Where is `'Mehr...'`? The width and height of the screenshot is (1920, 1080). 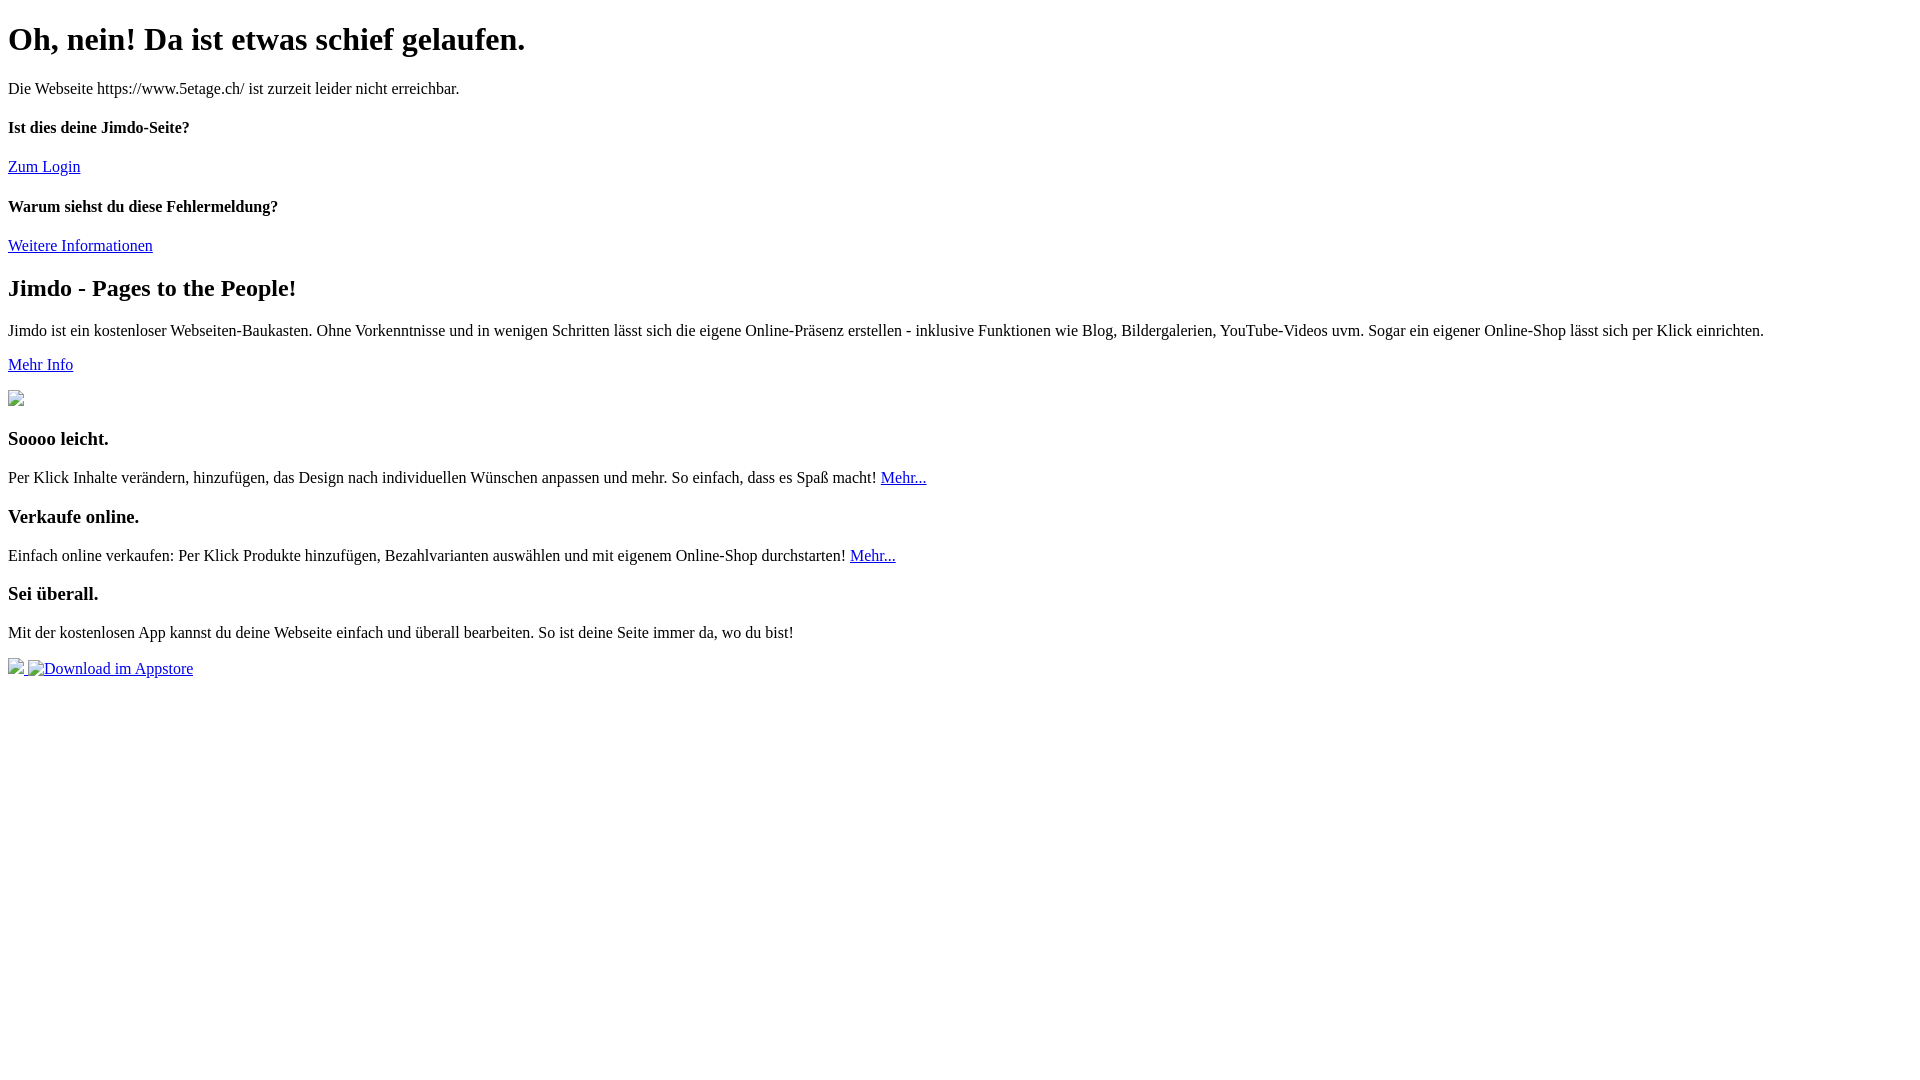
'Mehr...' is located at coordinates (902, 477).